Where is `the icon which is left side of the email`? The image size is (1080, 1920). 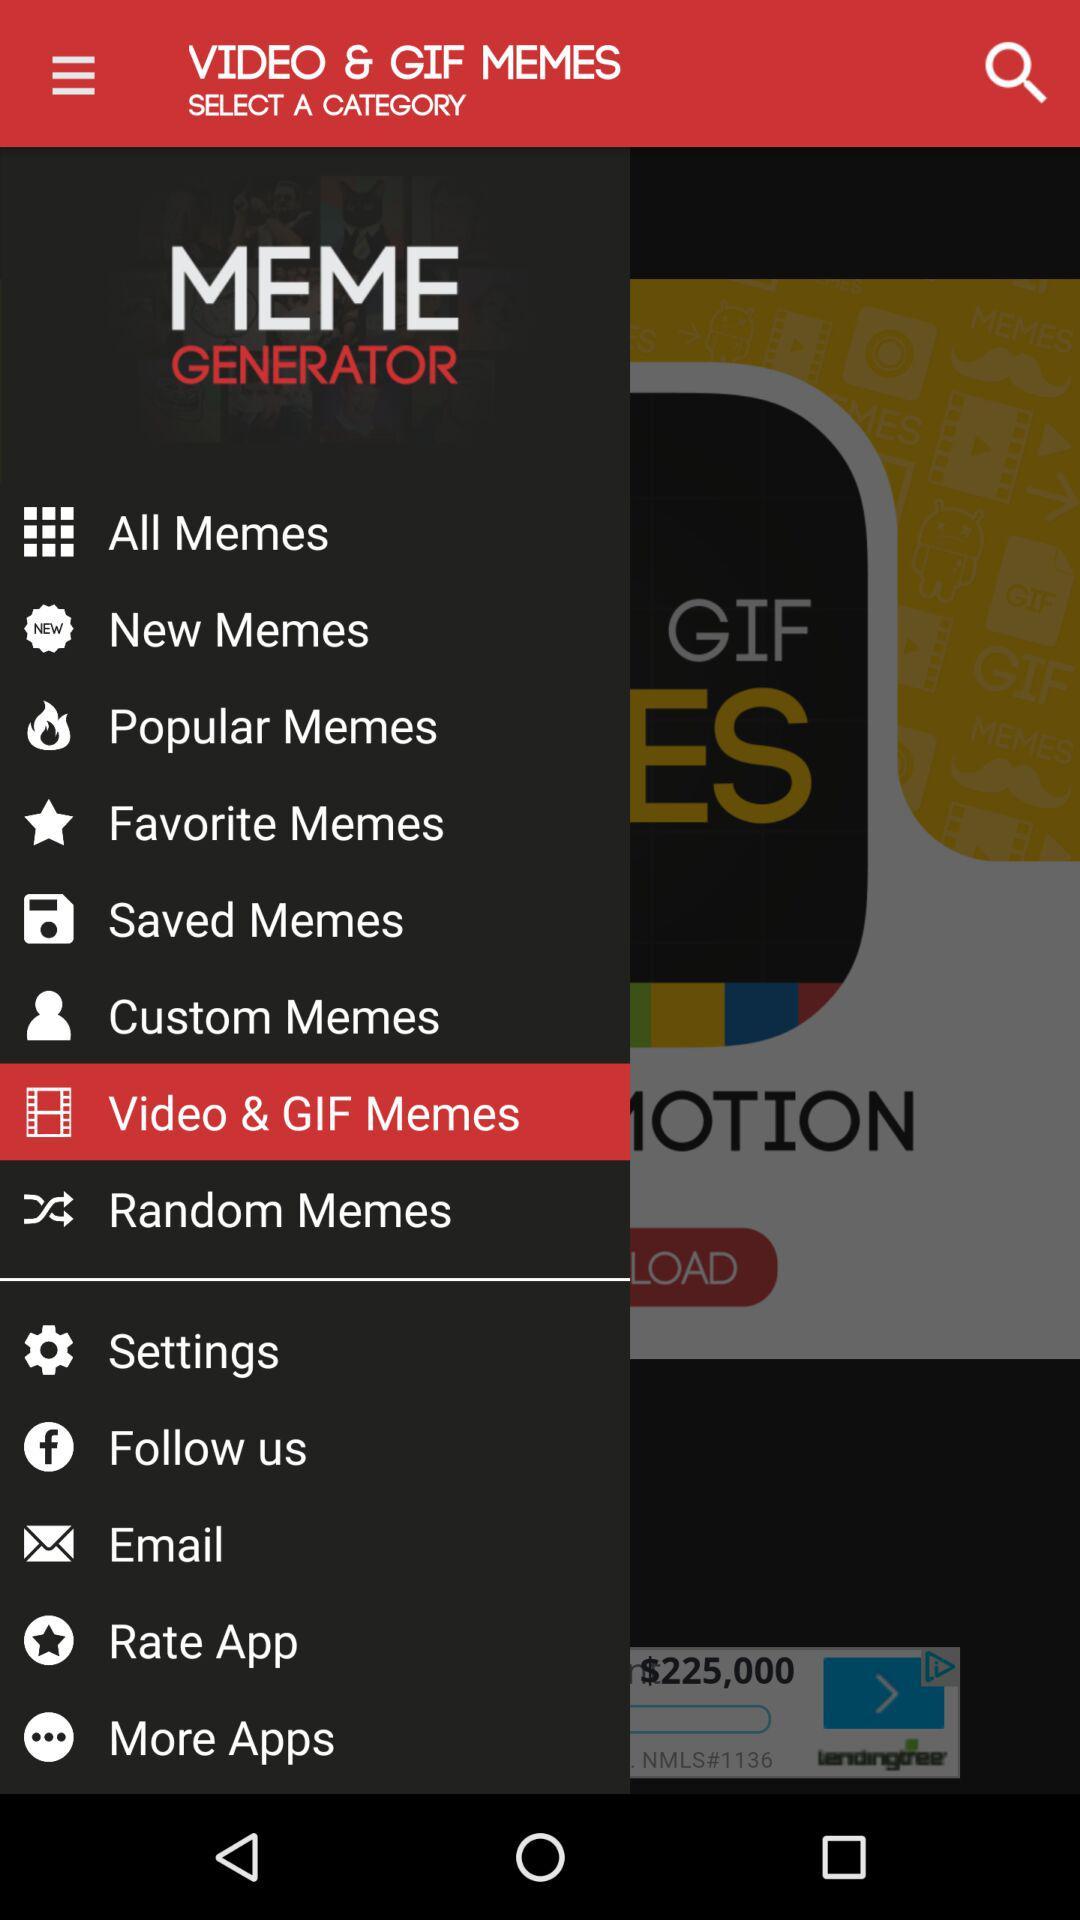
the icon which is left side of the email is located at coordinates (48, 1543).